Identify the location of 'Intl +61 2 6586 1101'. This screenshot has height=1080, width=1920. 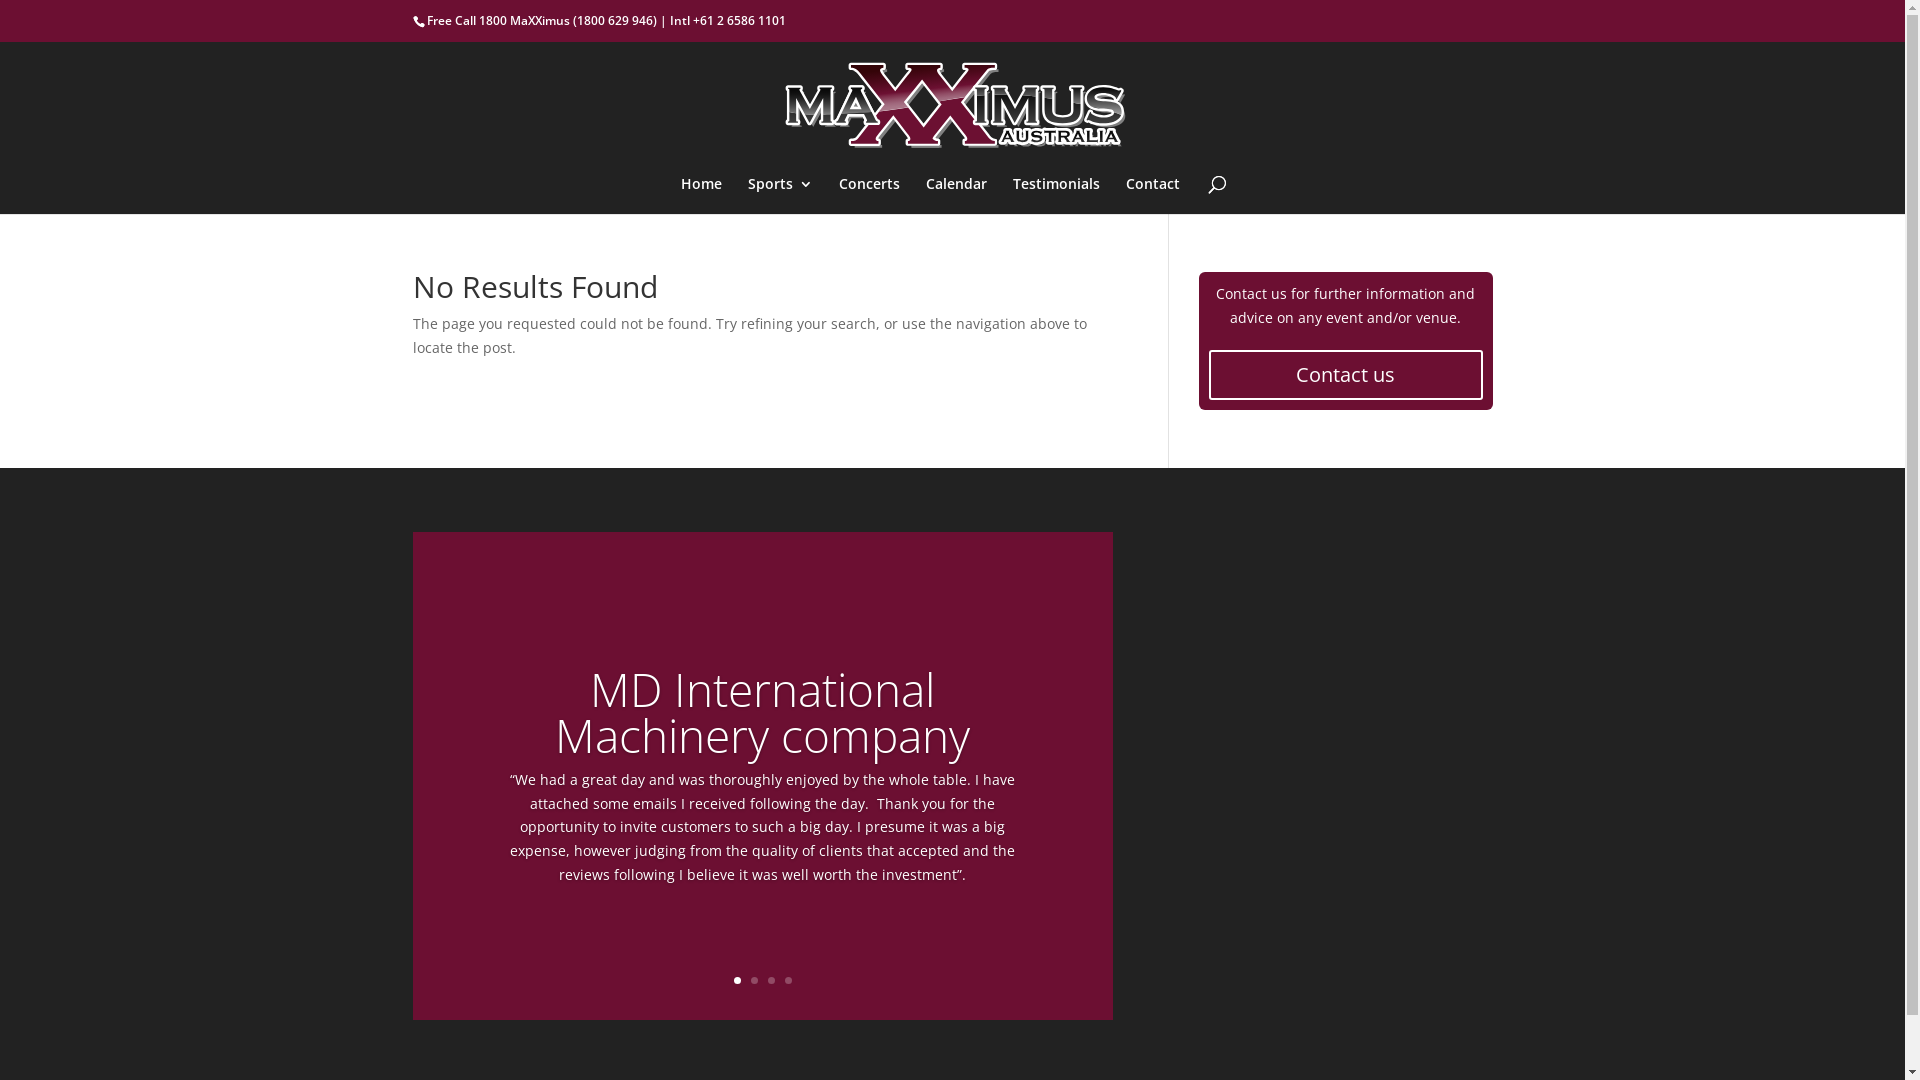
(727, 20).